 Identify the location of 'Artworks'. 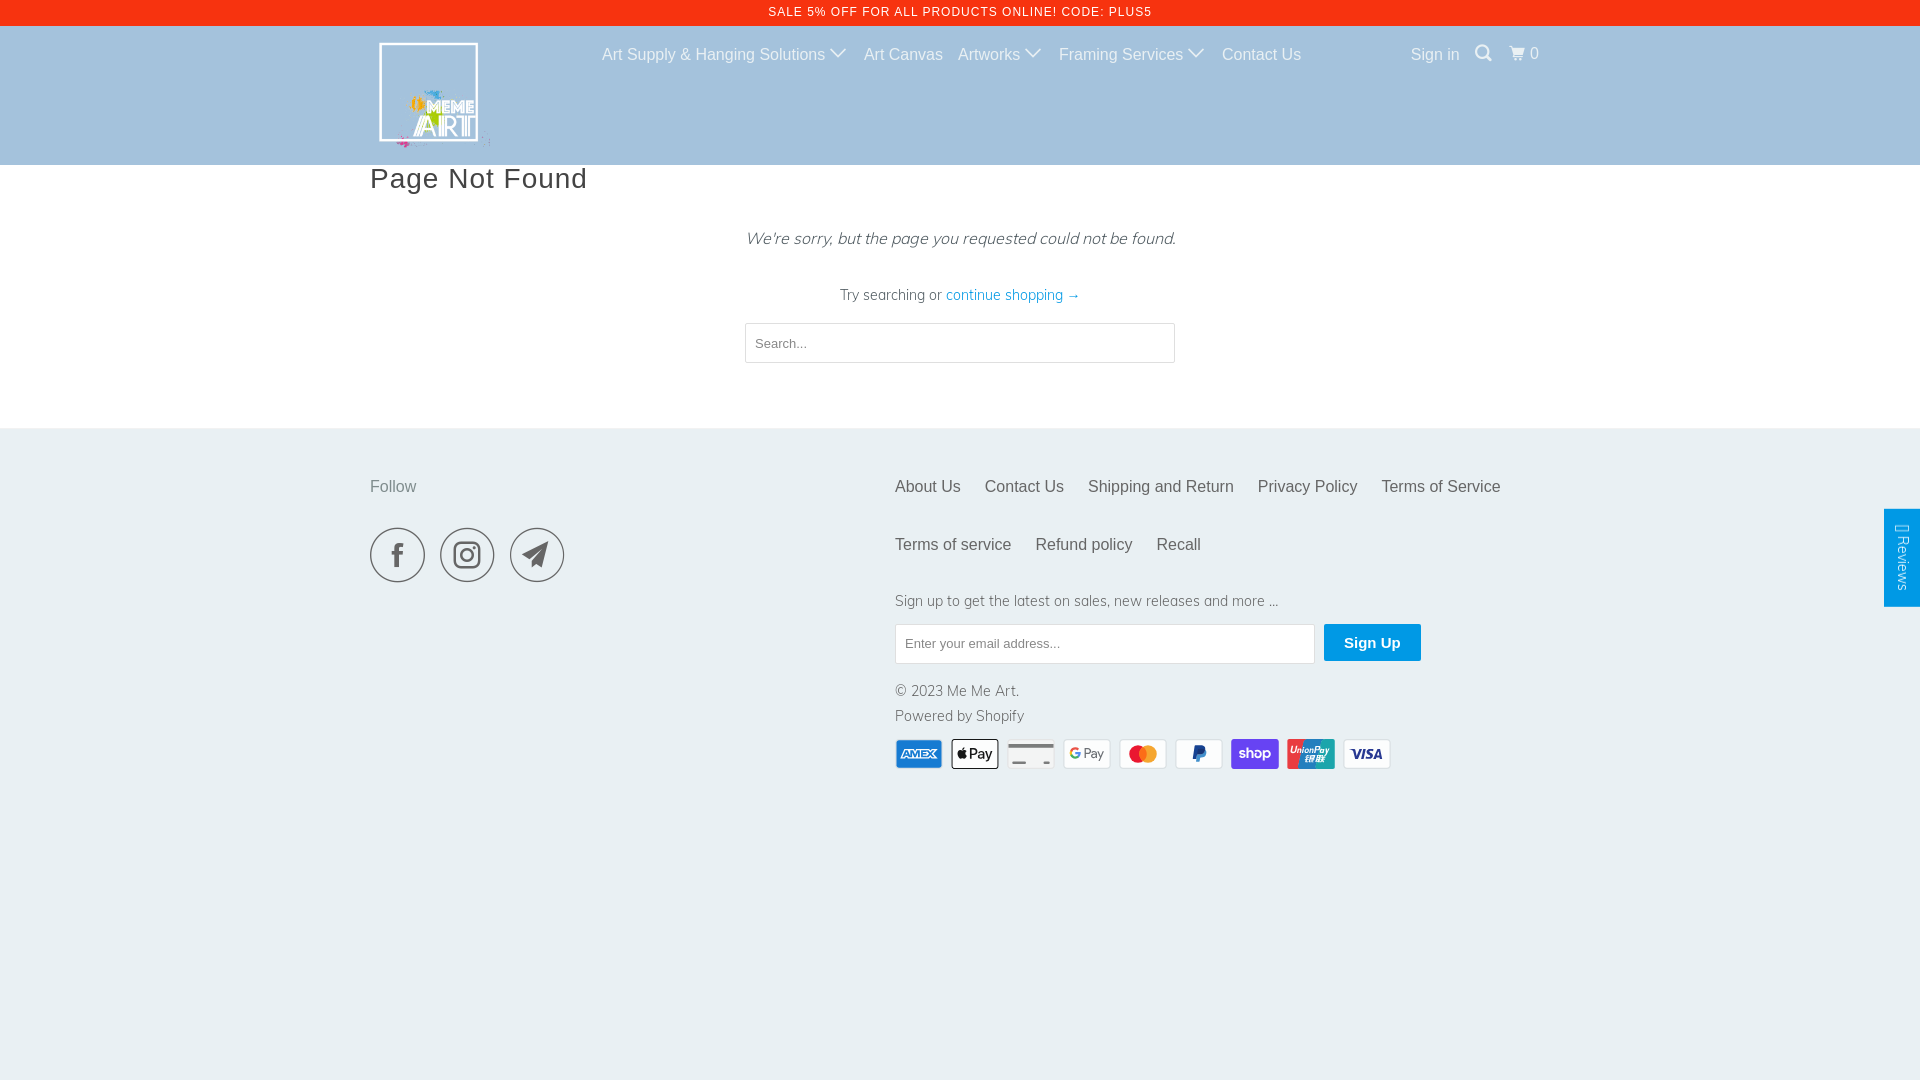
(1001, 53).